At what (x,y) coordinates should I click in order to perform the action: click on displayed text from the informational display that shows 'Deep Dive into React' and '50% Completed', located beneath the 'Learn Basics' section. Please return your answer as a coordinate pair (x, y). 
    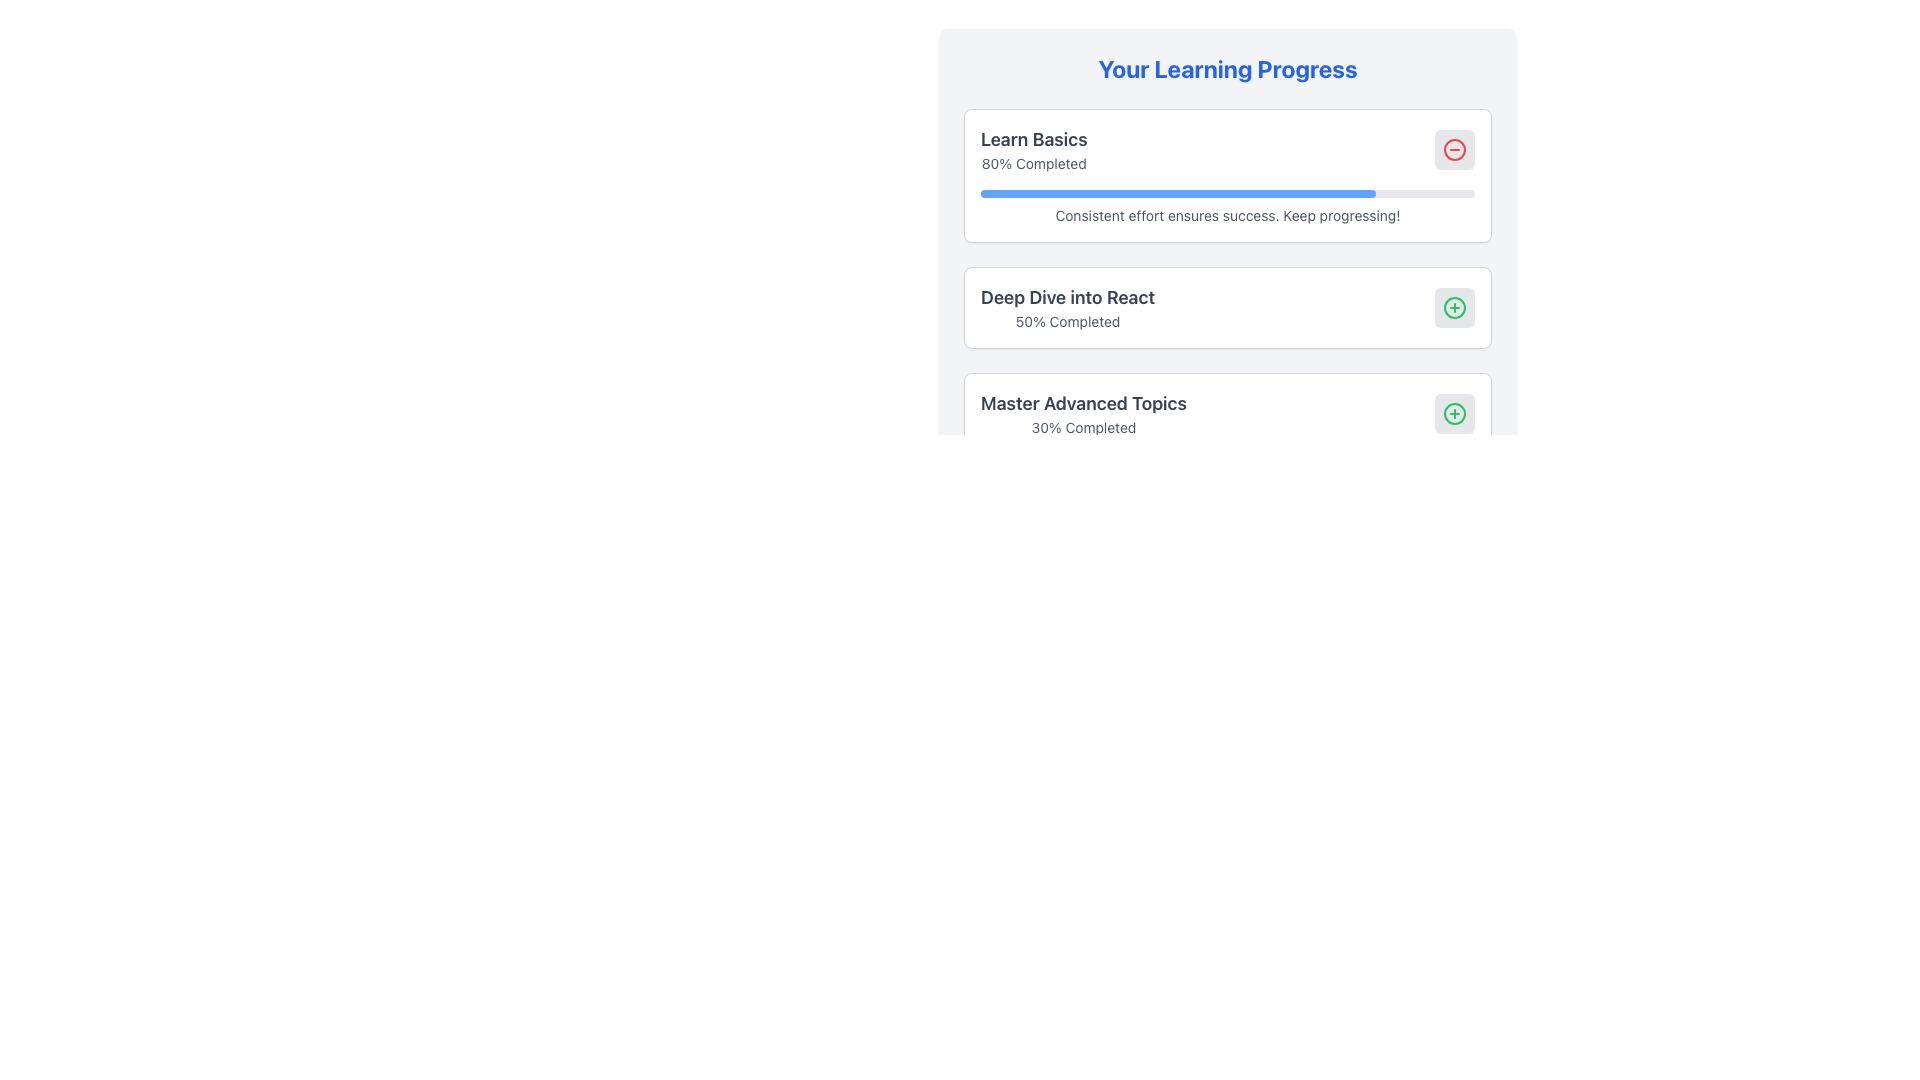
    Looking at the image, I should click on (1067, 308).